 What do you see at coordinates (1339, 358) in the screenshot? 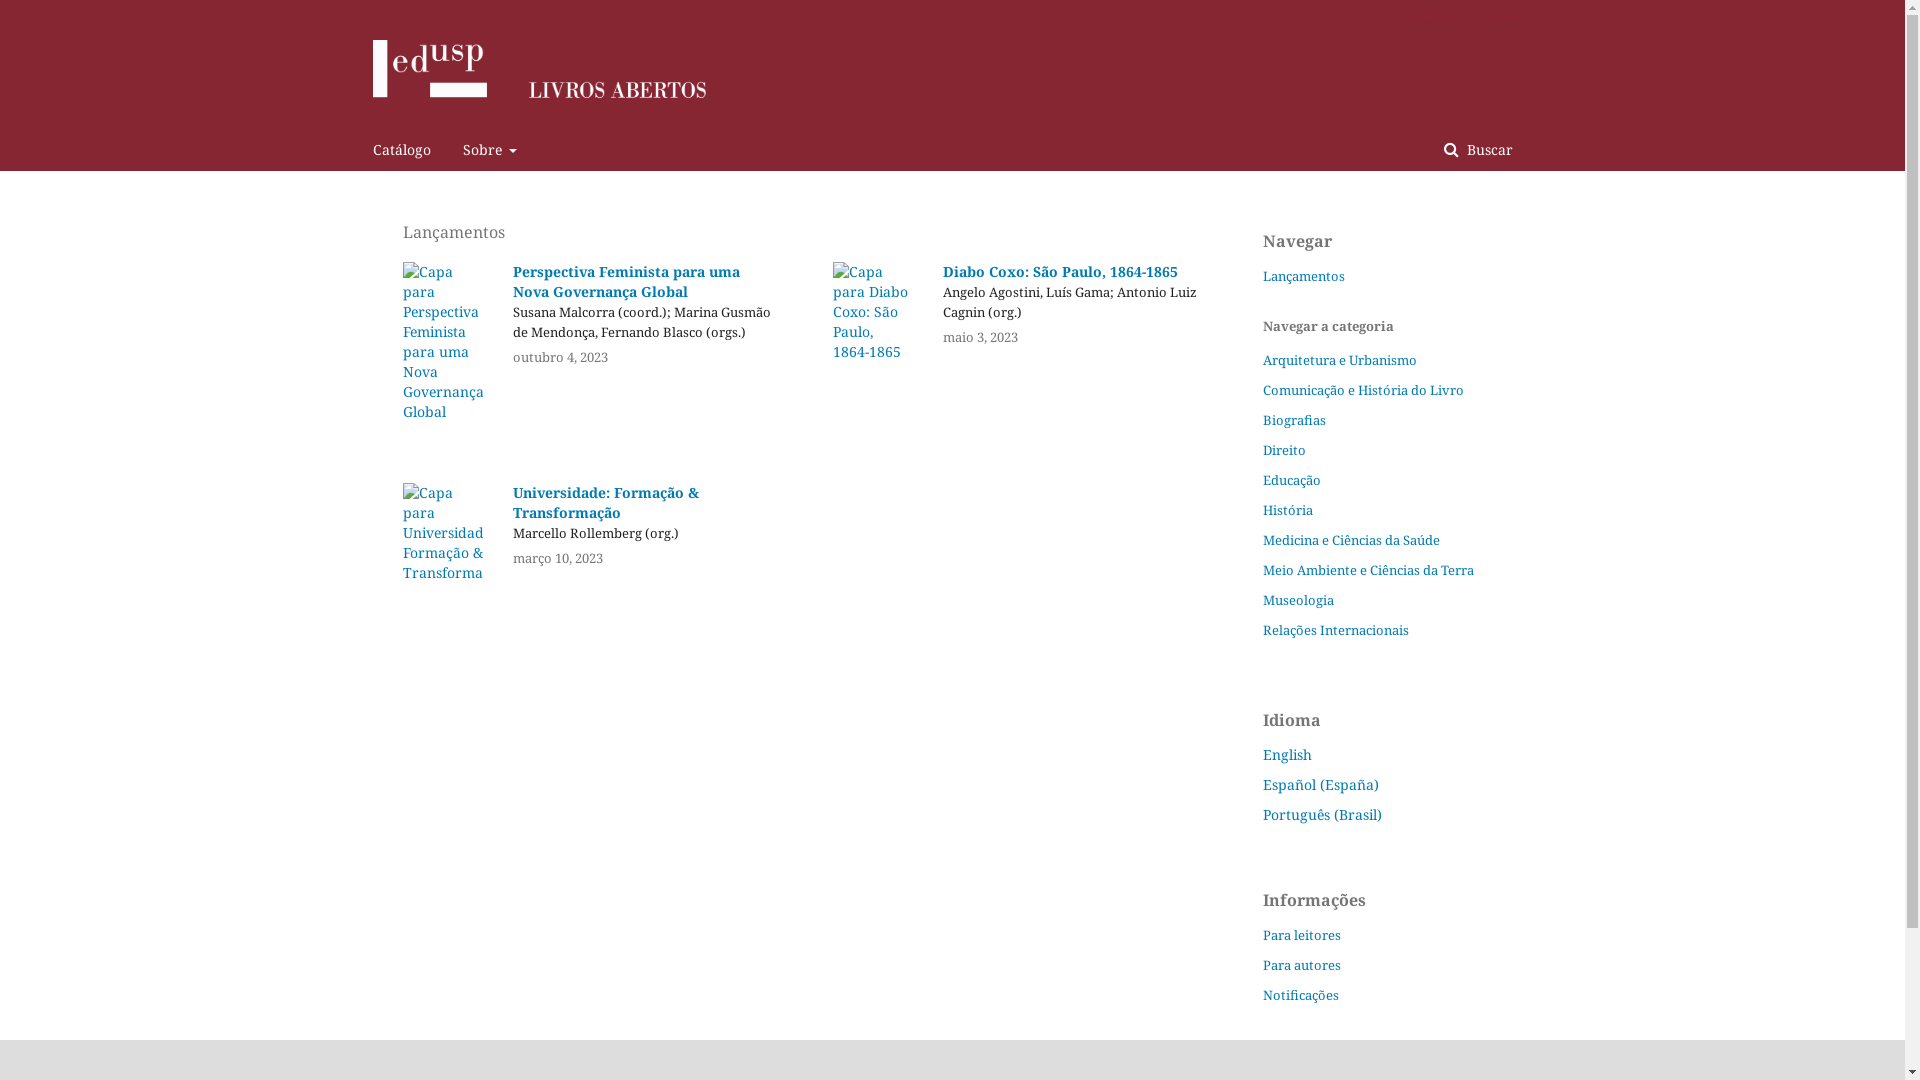
I see `'Arquitetura e Urbanismo'` at bounding box center [1339, 358].